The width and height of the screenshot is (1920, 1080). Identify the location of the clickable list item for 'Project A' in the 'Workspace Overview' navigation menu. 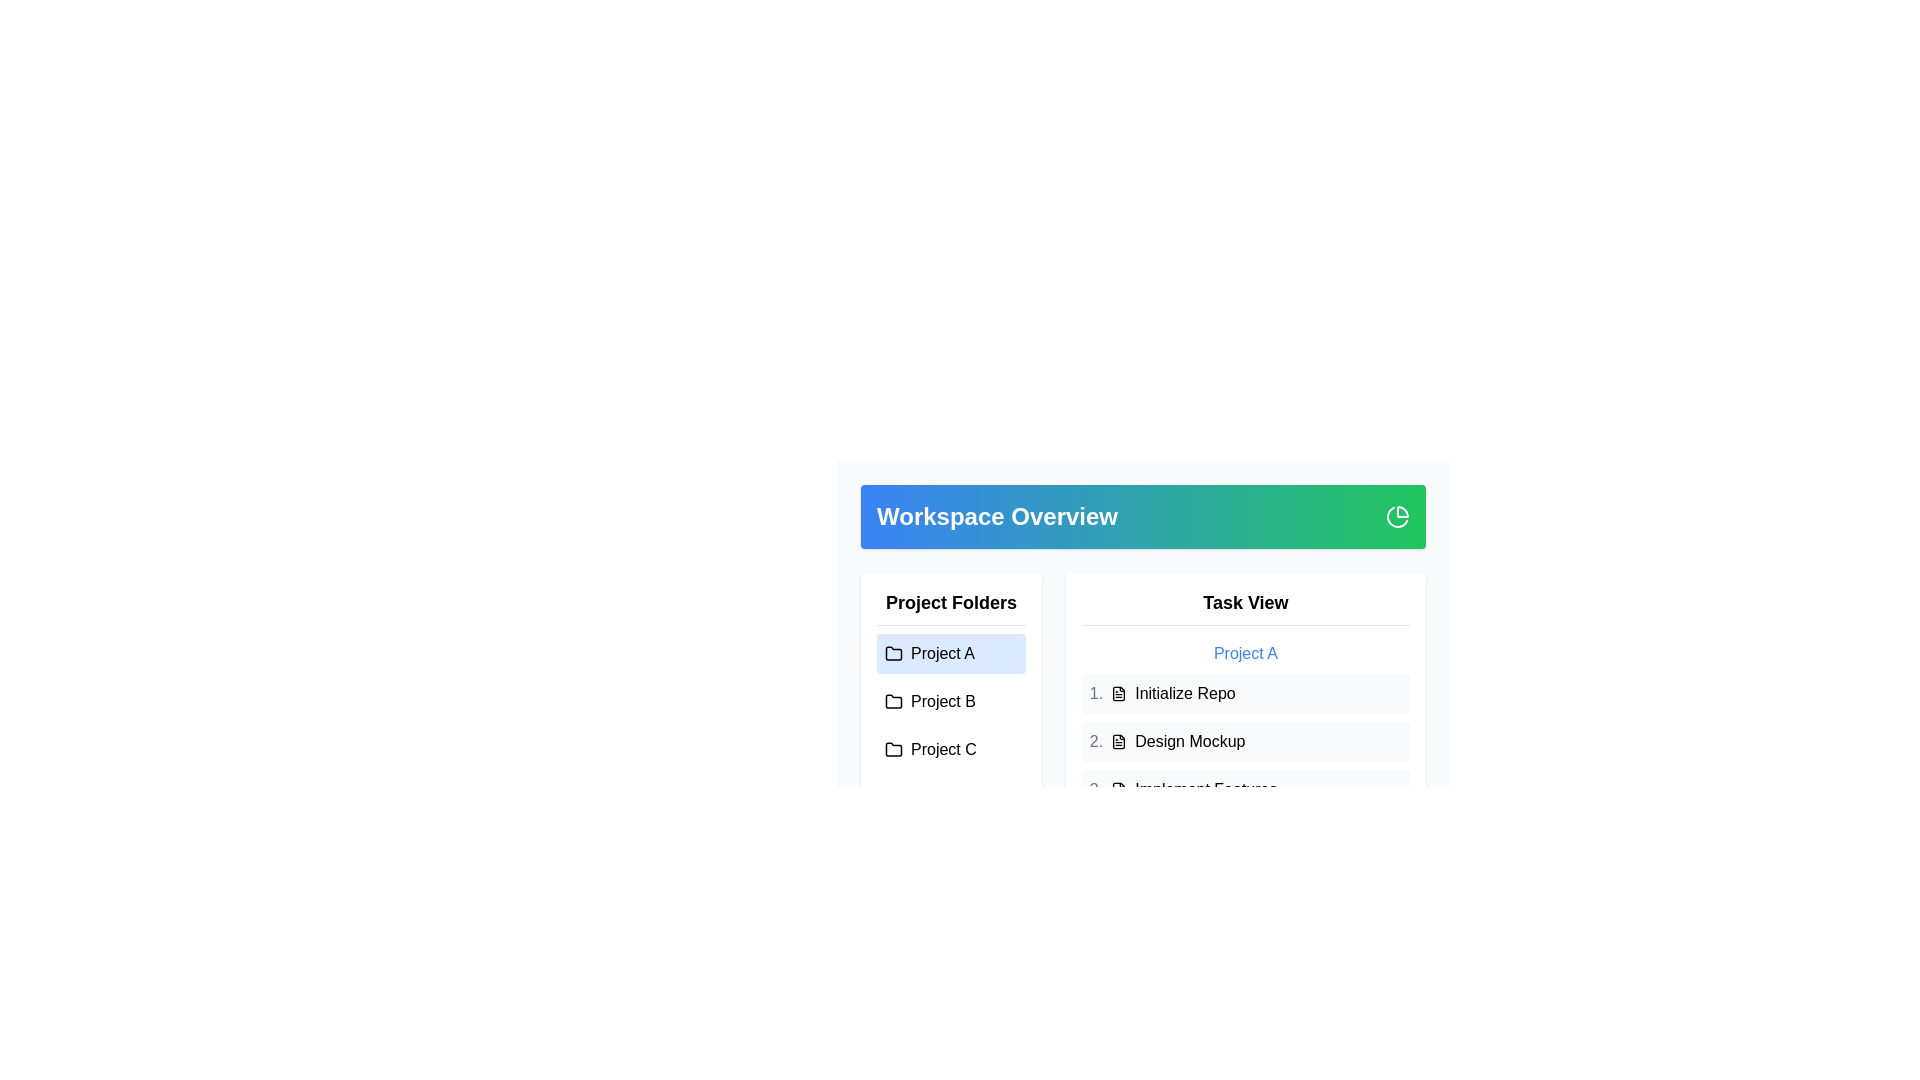
(950, 654).